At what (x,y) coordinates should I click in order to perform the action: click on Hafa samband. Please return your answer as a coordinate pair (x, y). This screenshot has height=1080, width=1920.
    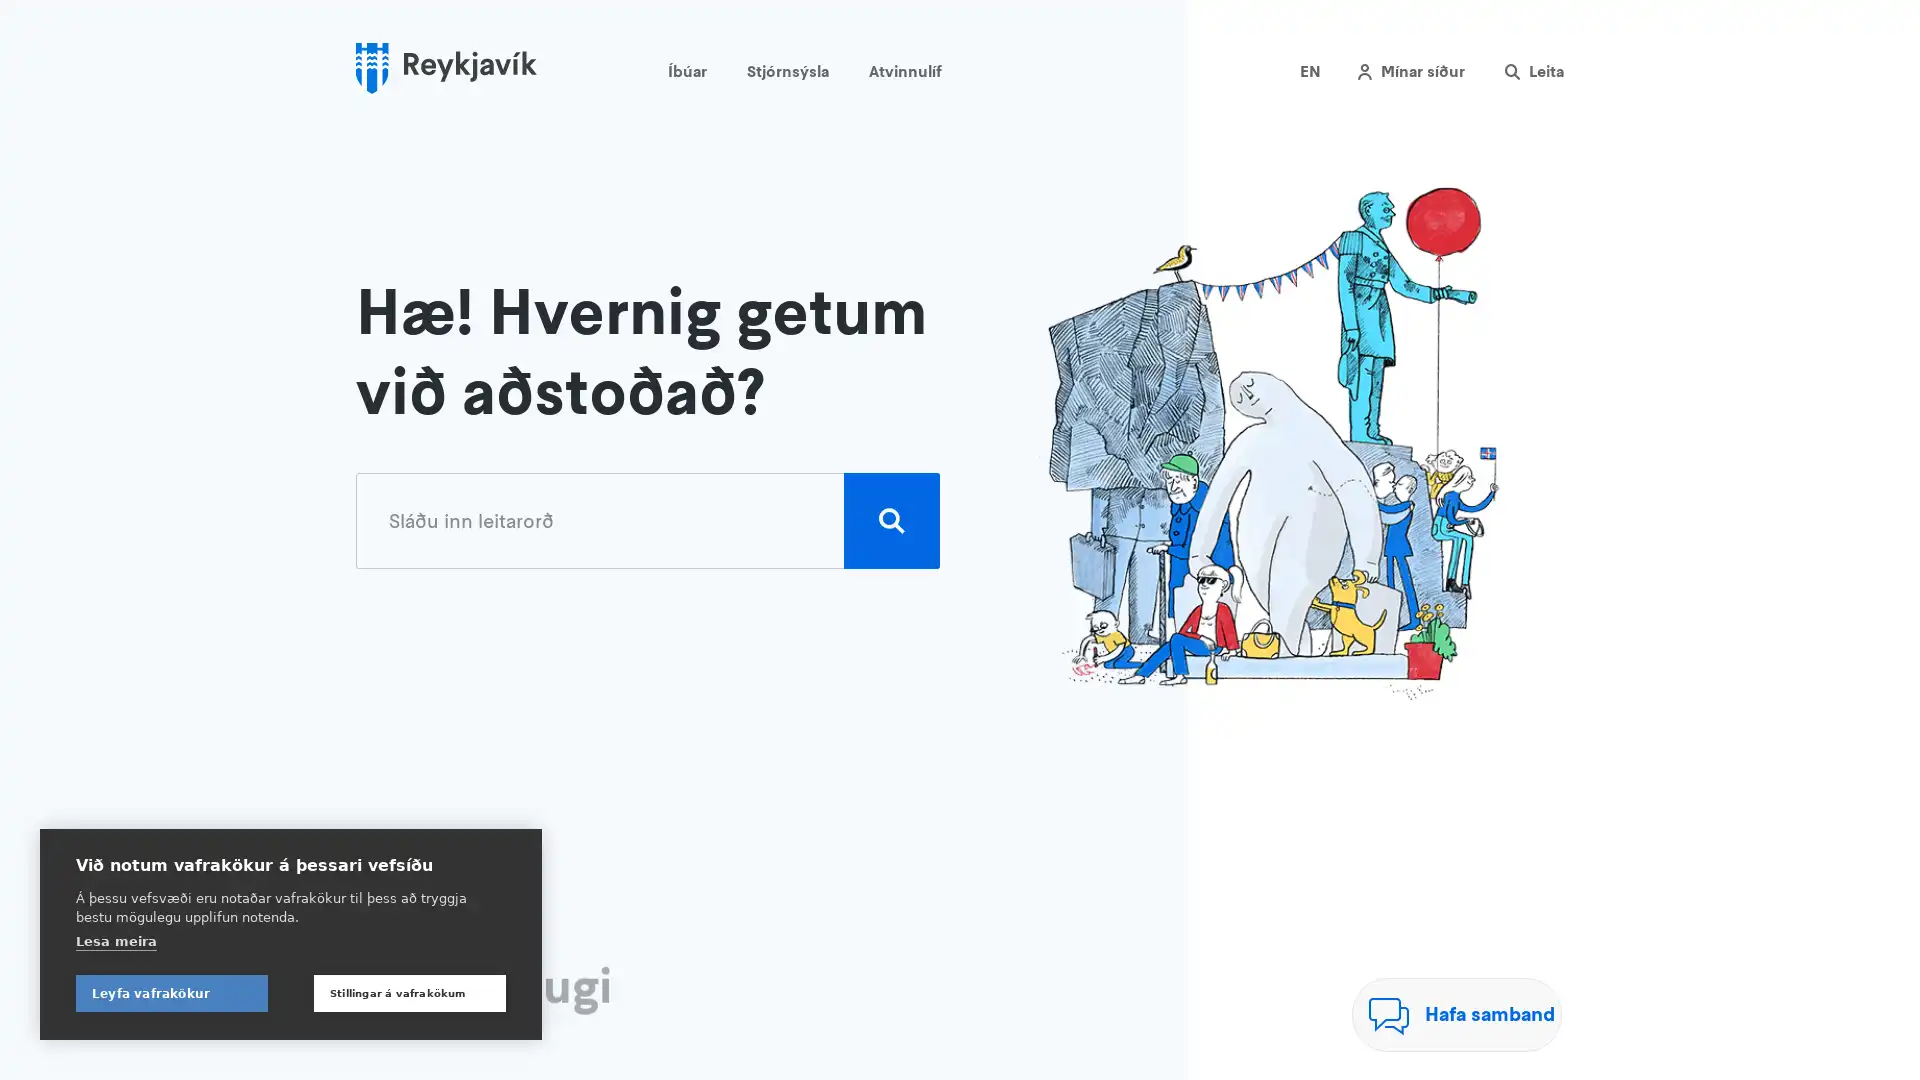
    Looking at the image, I should click on (1465, 1002).